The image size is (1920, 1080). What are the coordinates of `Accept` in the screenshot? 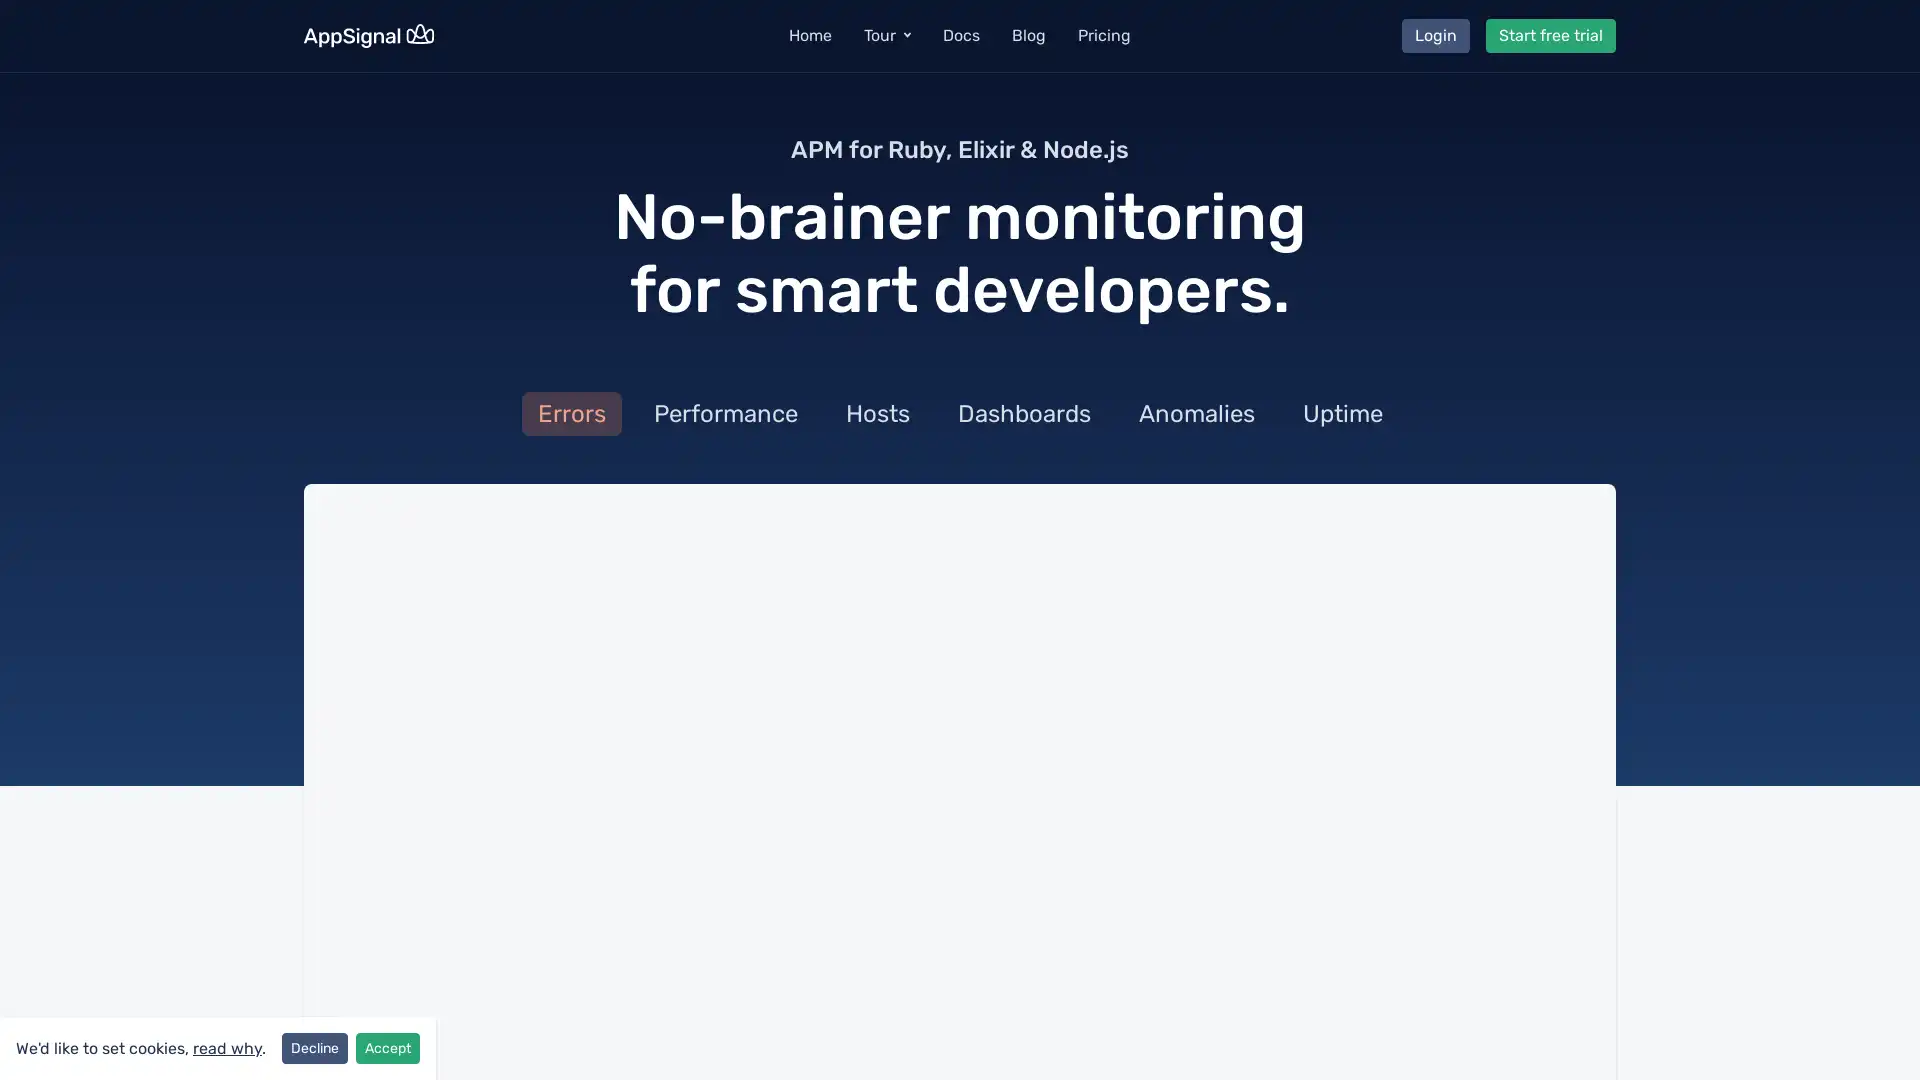 It's located at (388, 1047).